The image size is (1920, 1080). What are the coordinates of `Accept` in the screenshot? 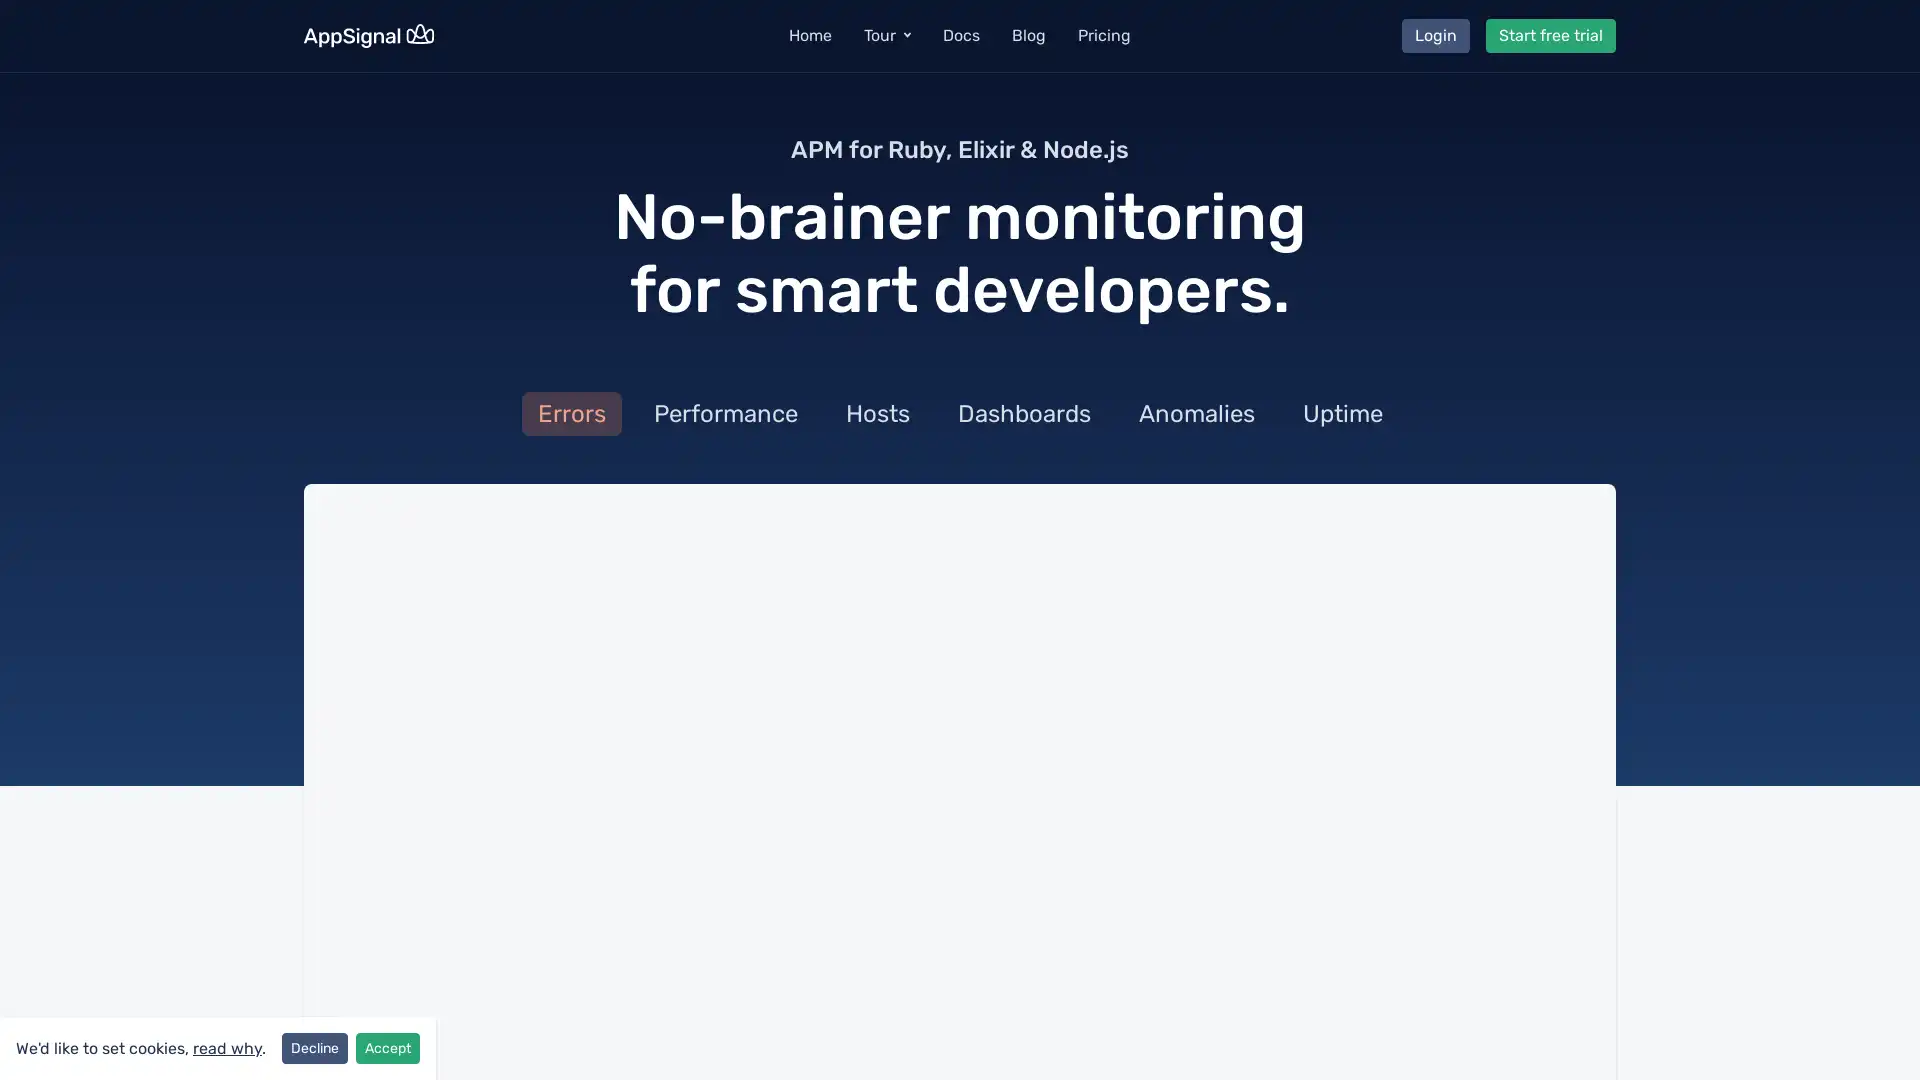 It's located at (388, 1047).